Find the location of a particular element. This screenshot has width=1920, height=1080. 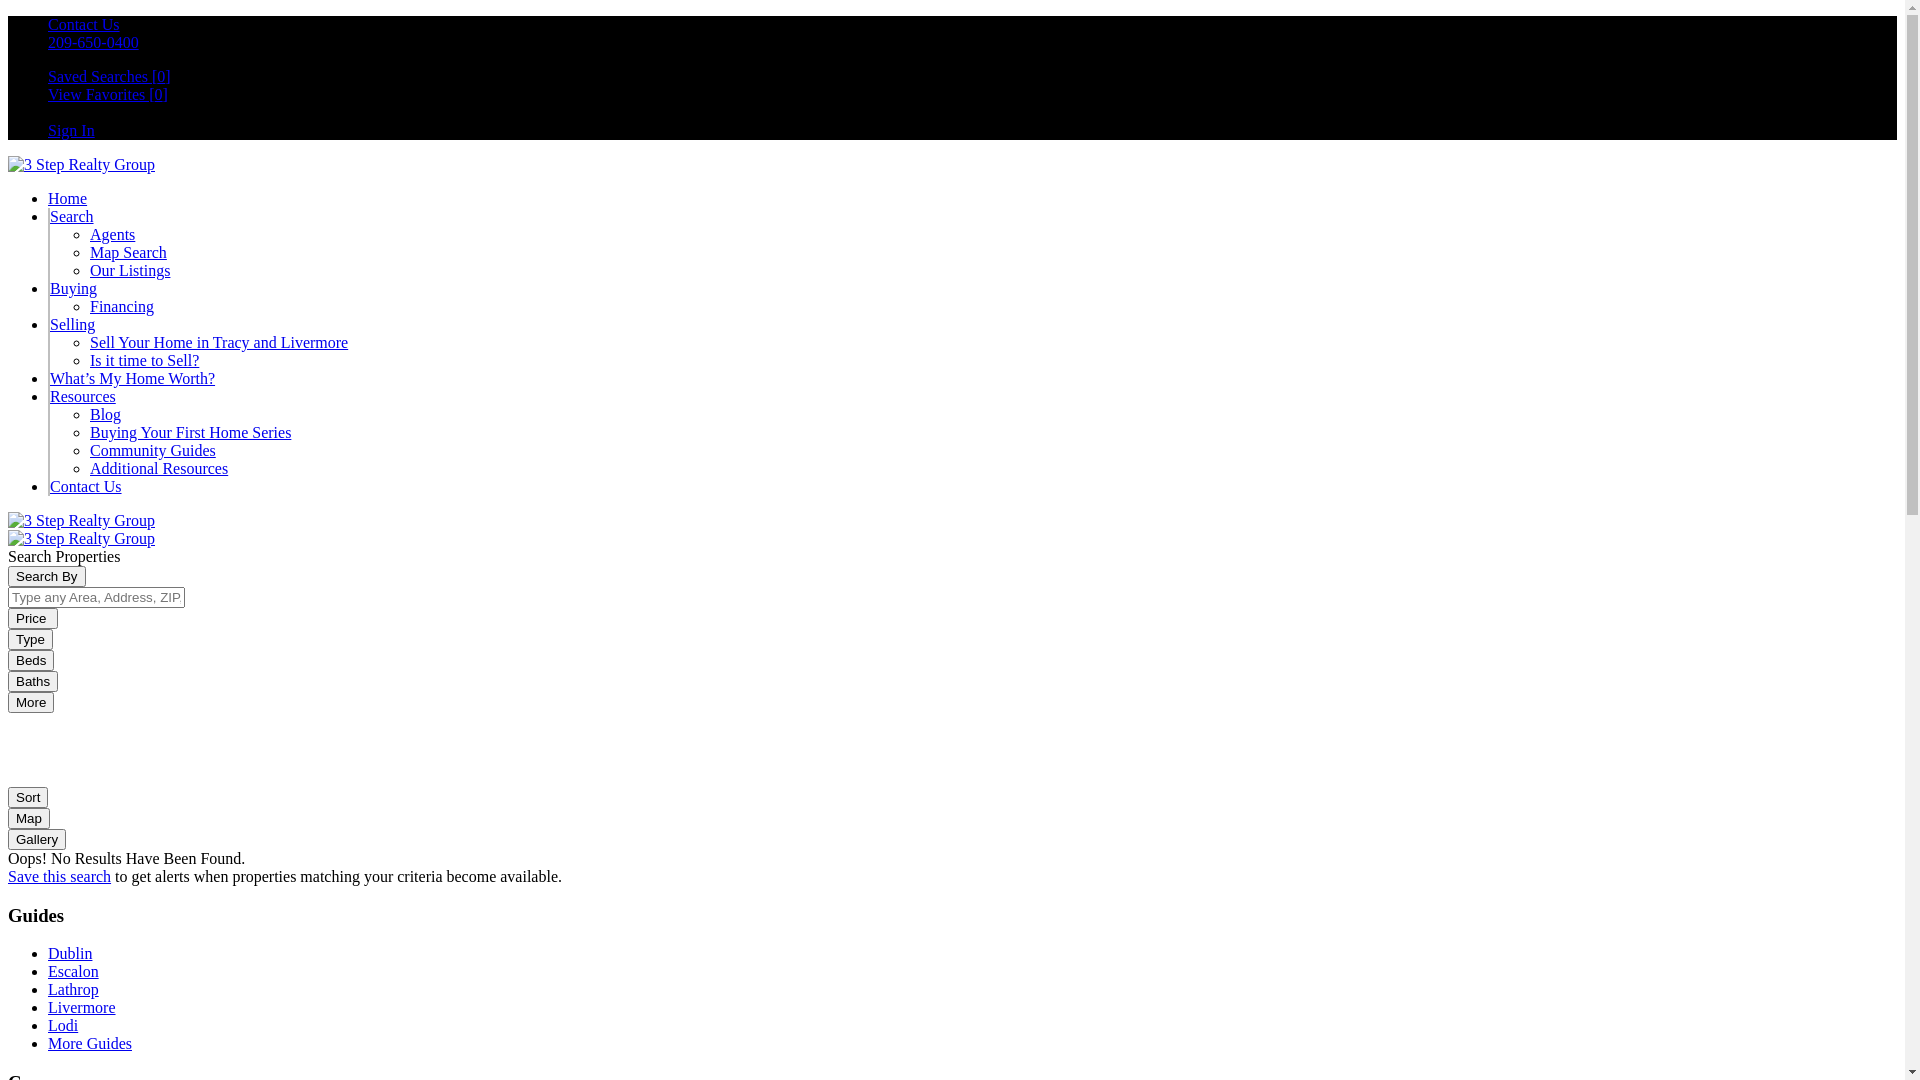

'Buying Your First Home Series' is located at coordinates (190, 431).